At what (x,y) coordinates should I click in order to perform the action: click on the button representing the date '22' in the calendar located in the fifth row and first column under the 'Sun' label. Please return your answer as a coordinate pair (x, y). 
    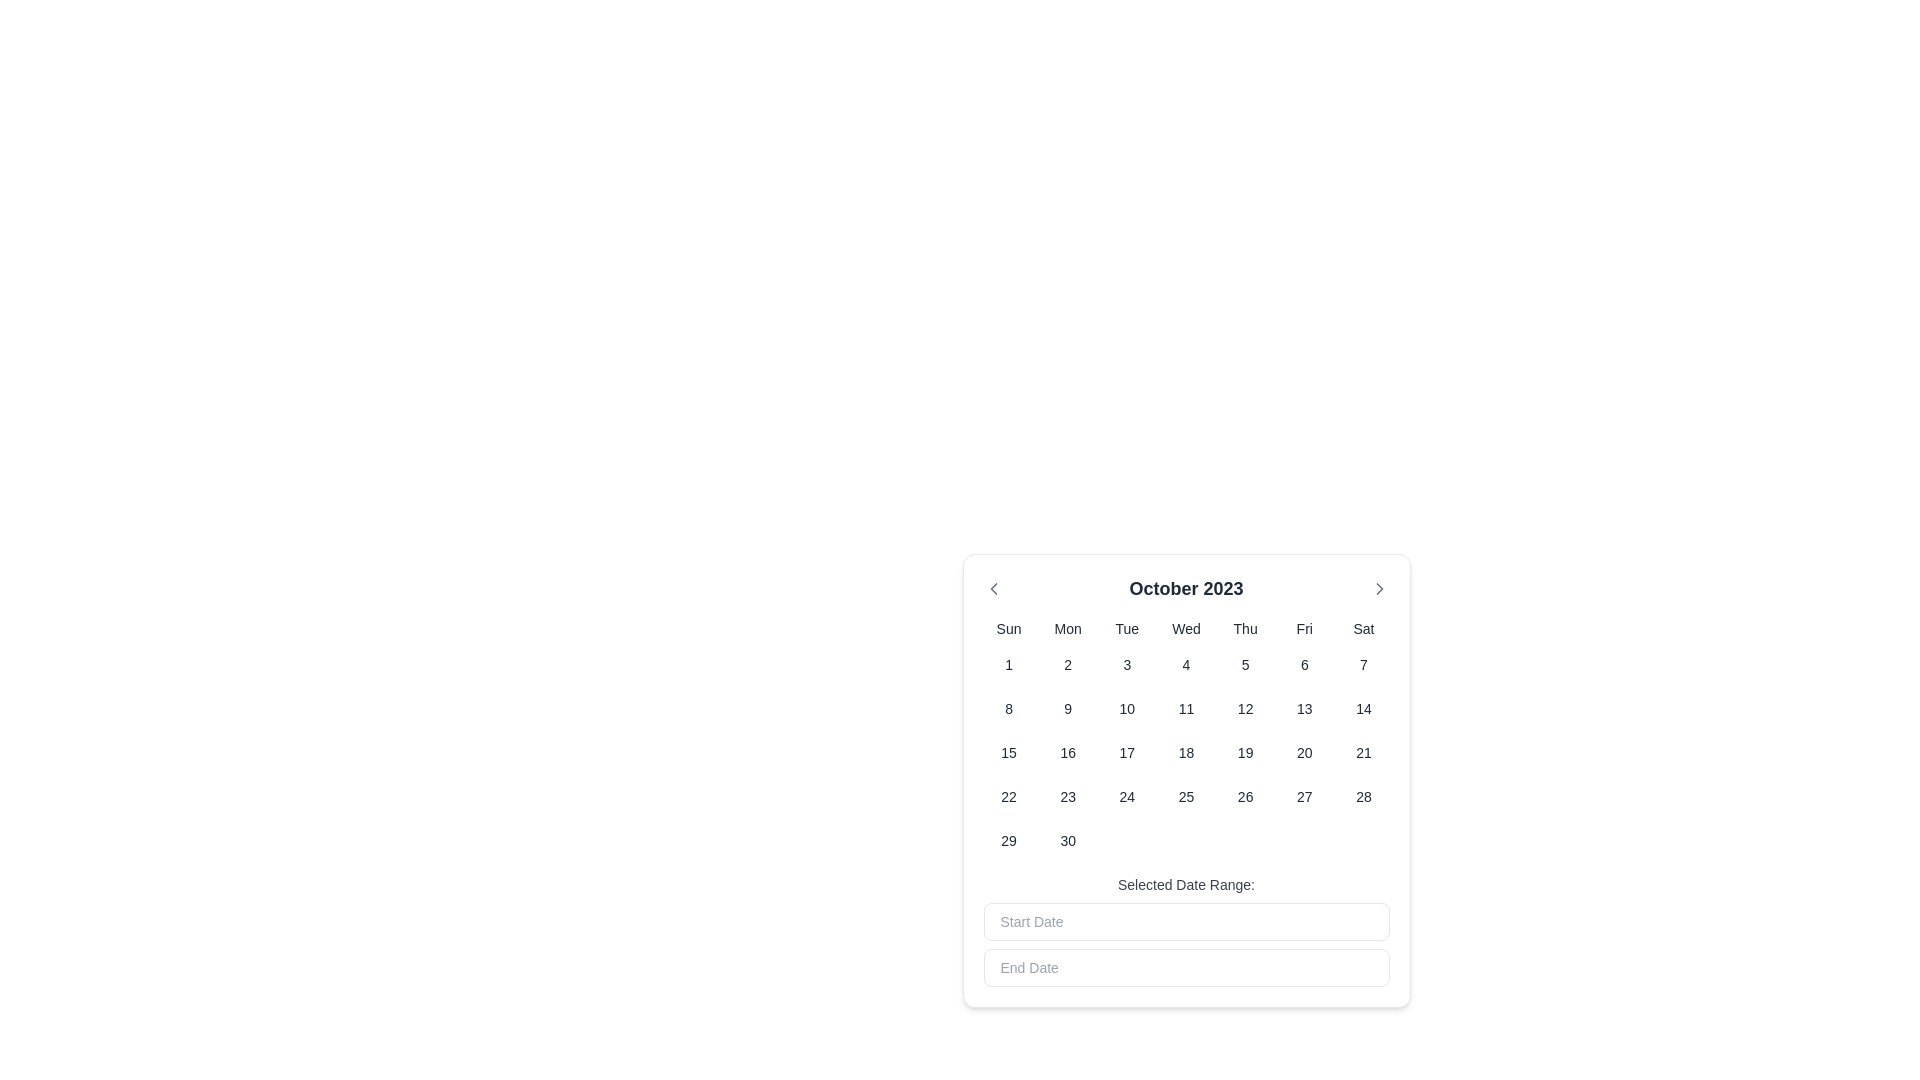
    Looking at the image, I should click on (1009, 796).